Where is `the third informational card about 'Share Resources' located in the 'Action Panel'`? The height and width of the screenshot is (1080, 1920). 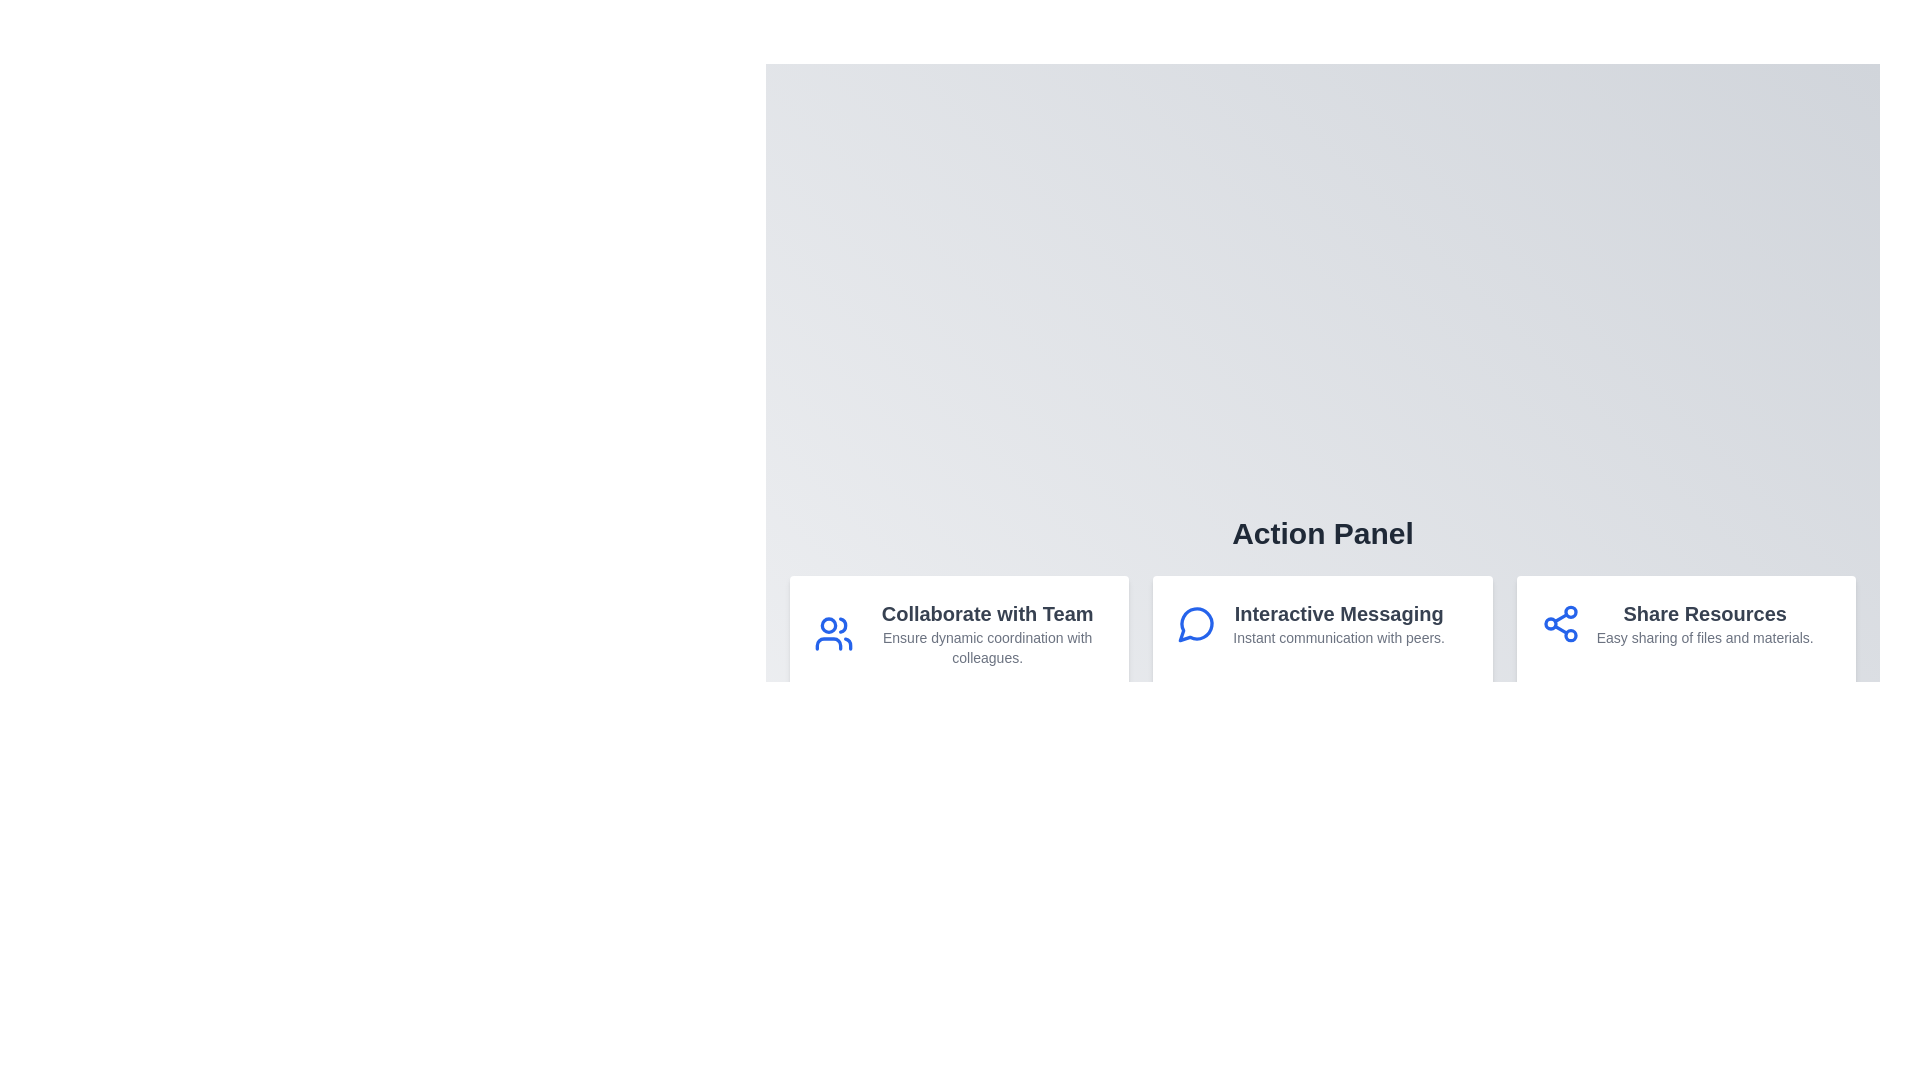 the third informational card about 'Share Resources' located in the 'Action Panel' is located at coordinates (1685, 633).